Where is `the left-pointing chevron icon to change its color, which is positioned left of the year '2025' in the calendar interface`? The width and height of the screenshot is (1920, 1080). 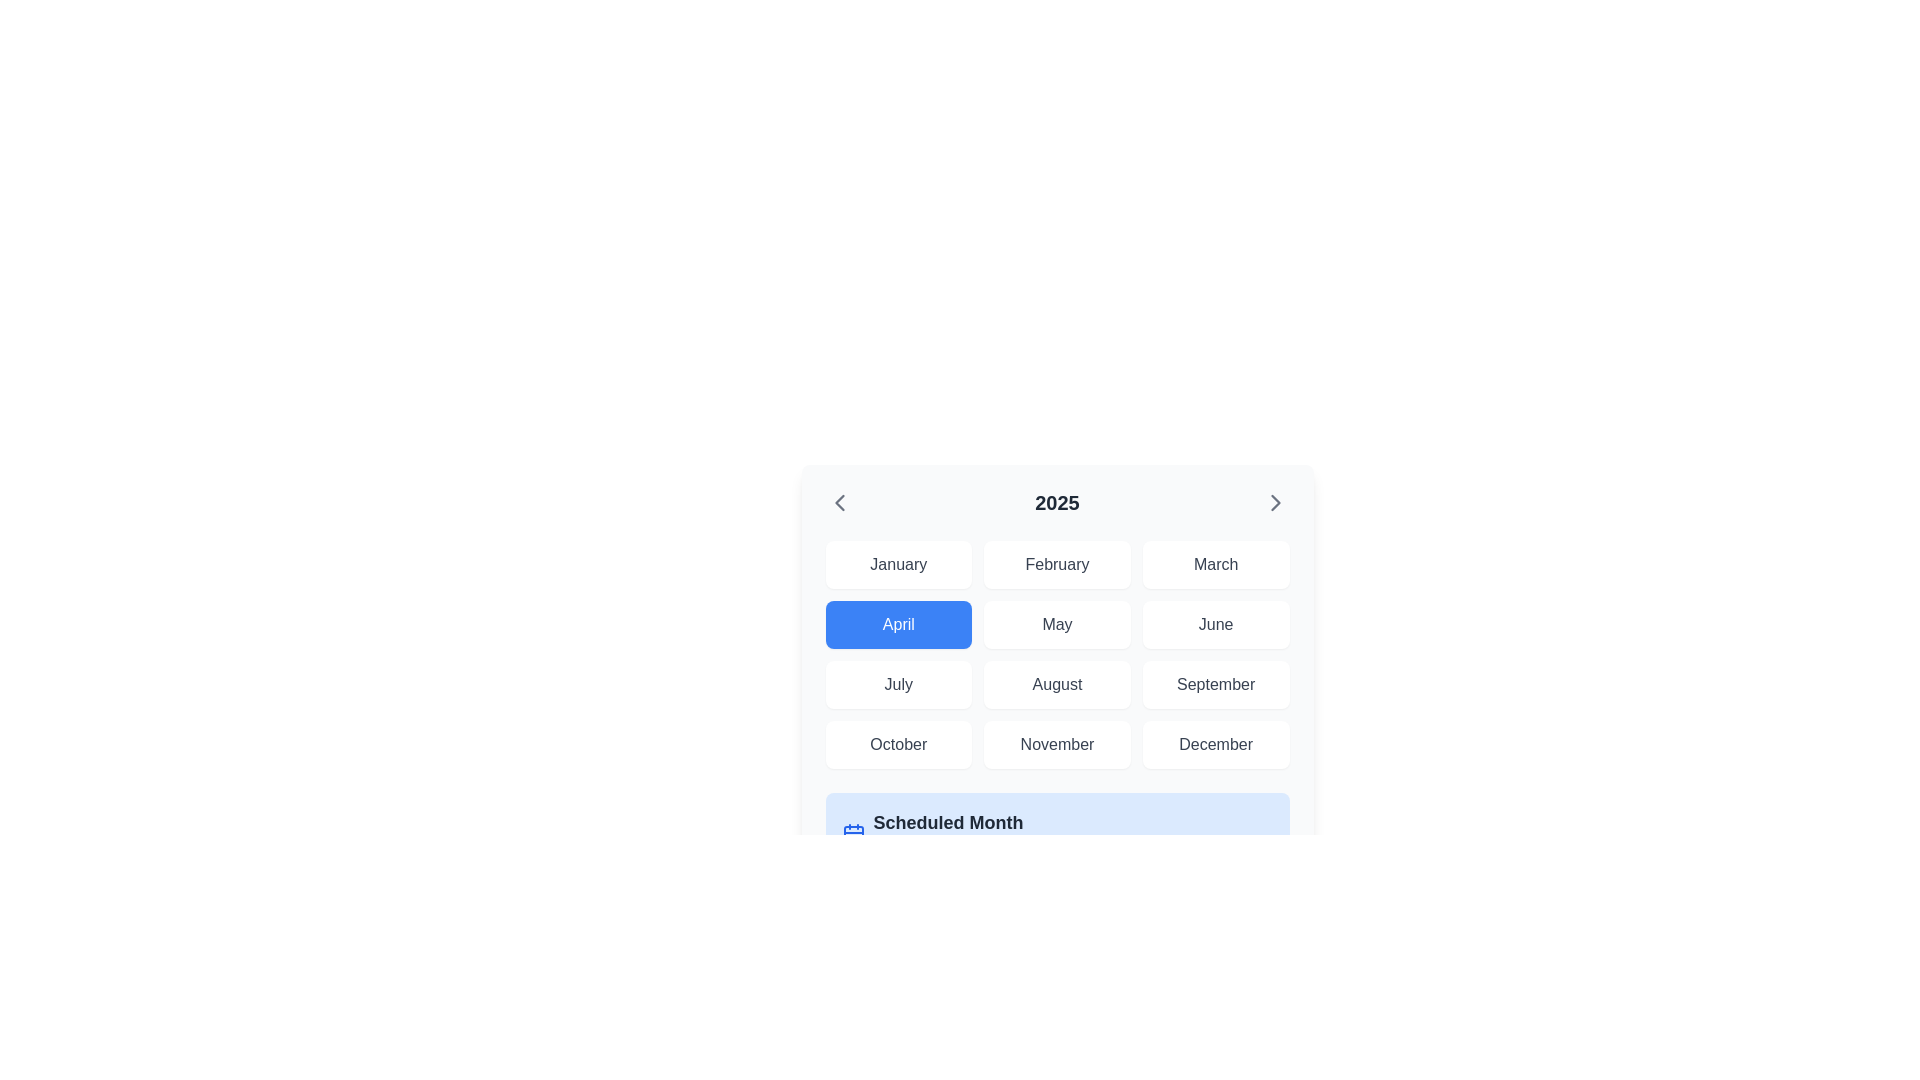 the left-pointing chevron icon to change its color, which is positioned left of the year '2025' in the calendar interface is located at coordinates (839, 501).